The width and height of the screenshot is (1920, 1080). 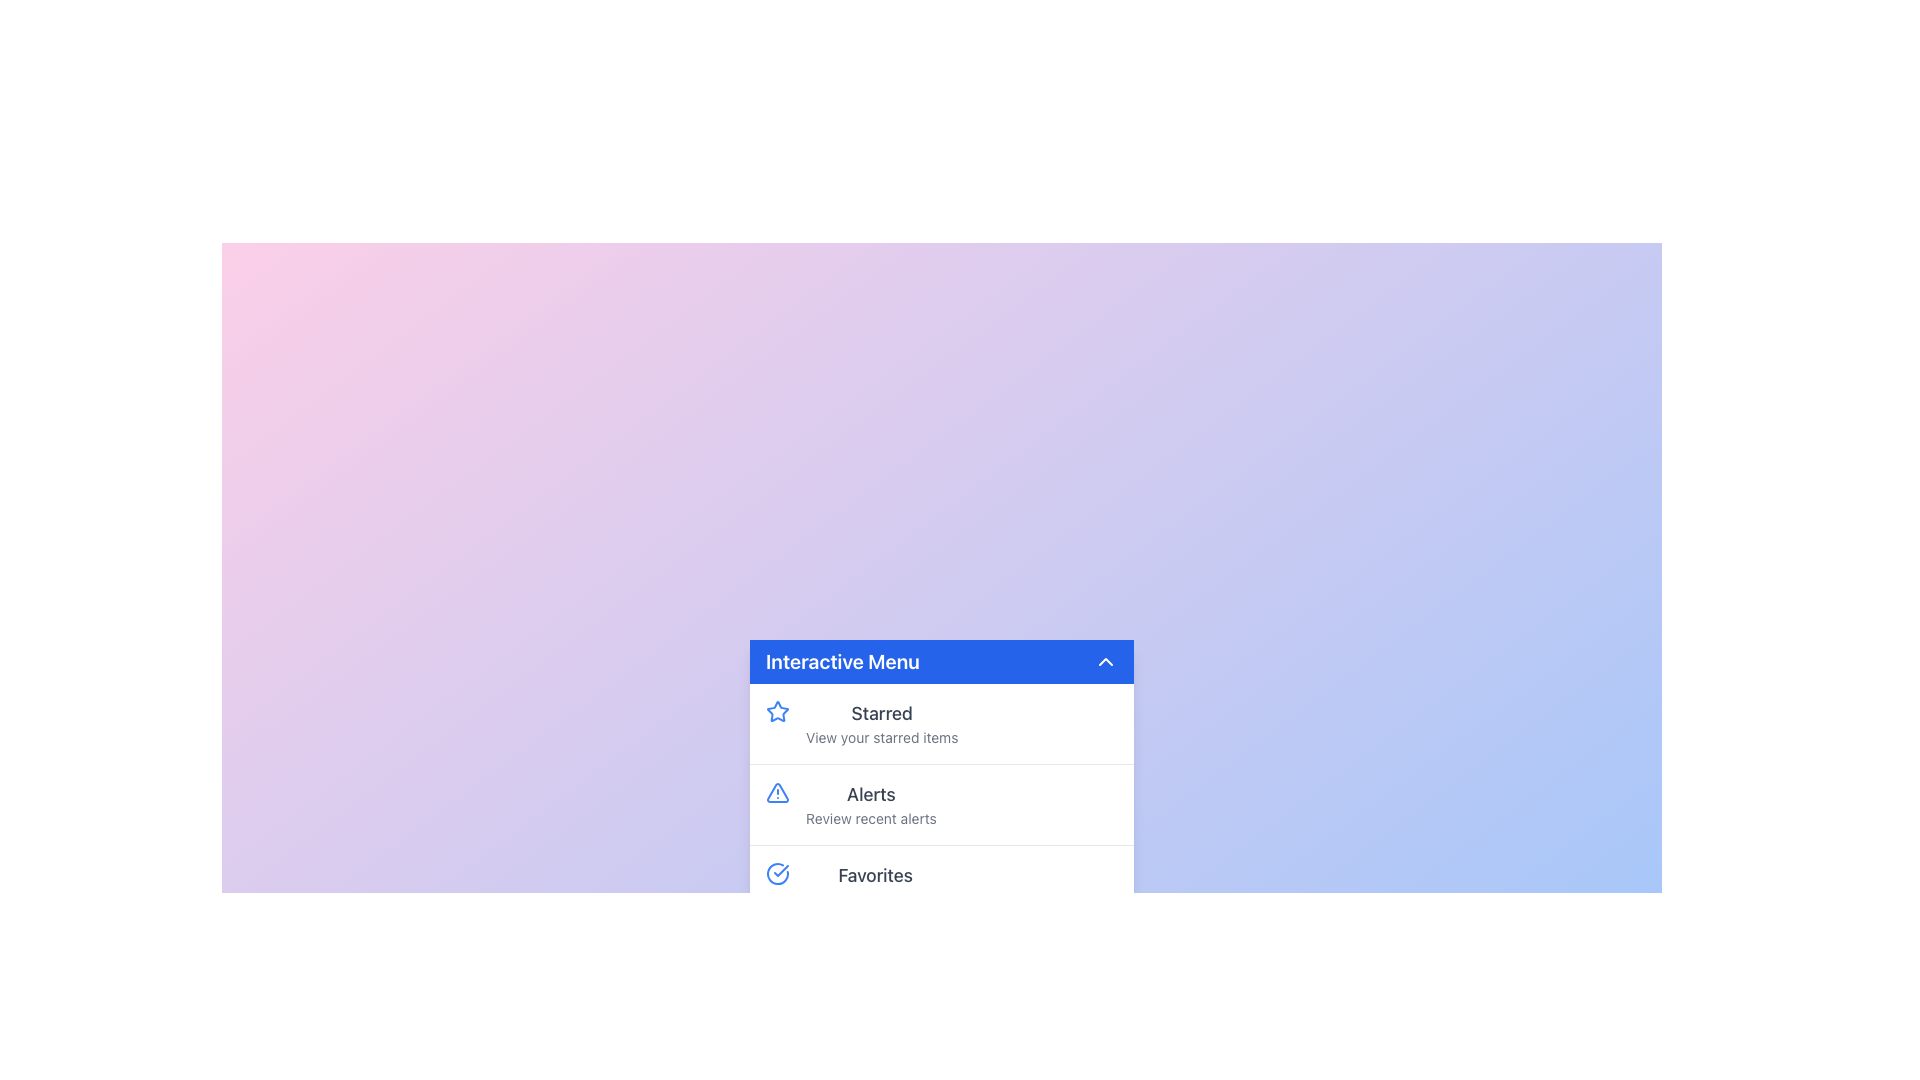 I want to click on the non-interactive Text Label providing supplemental information about the 'Alerts' section, which is located directly below the 'Alerts' heading in the menu interface, so click(x=871, y=818).